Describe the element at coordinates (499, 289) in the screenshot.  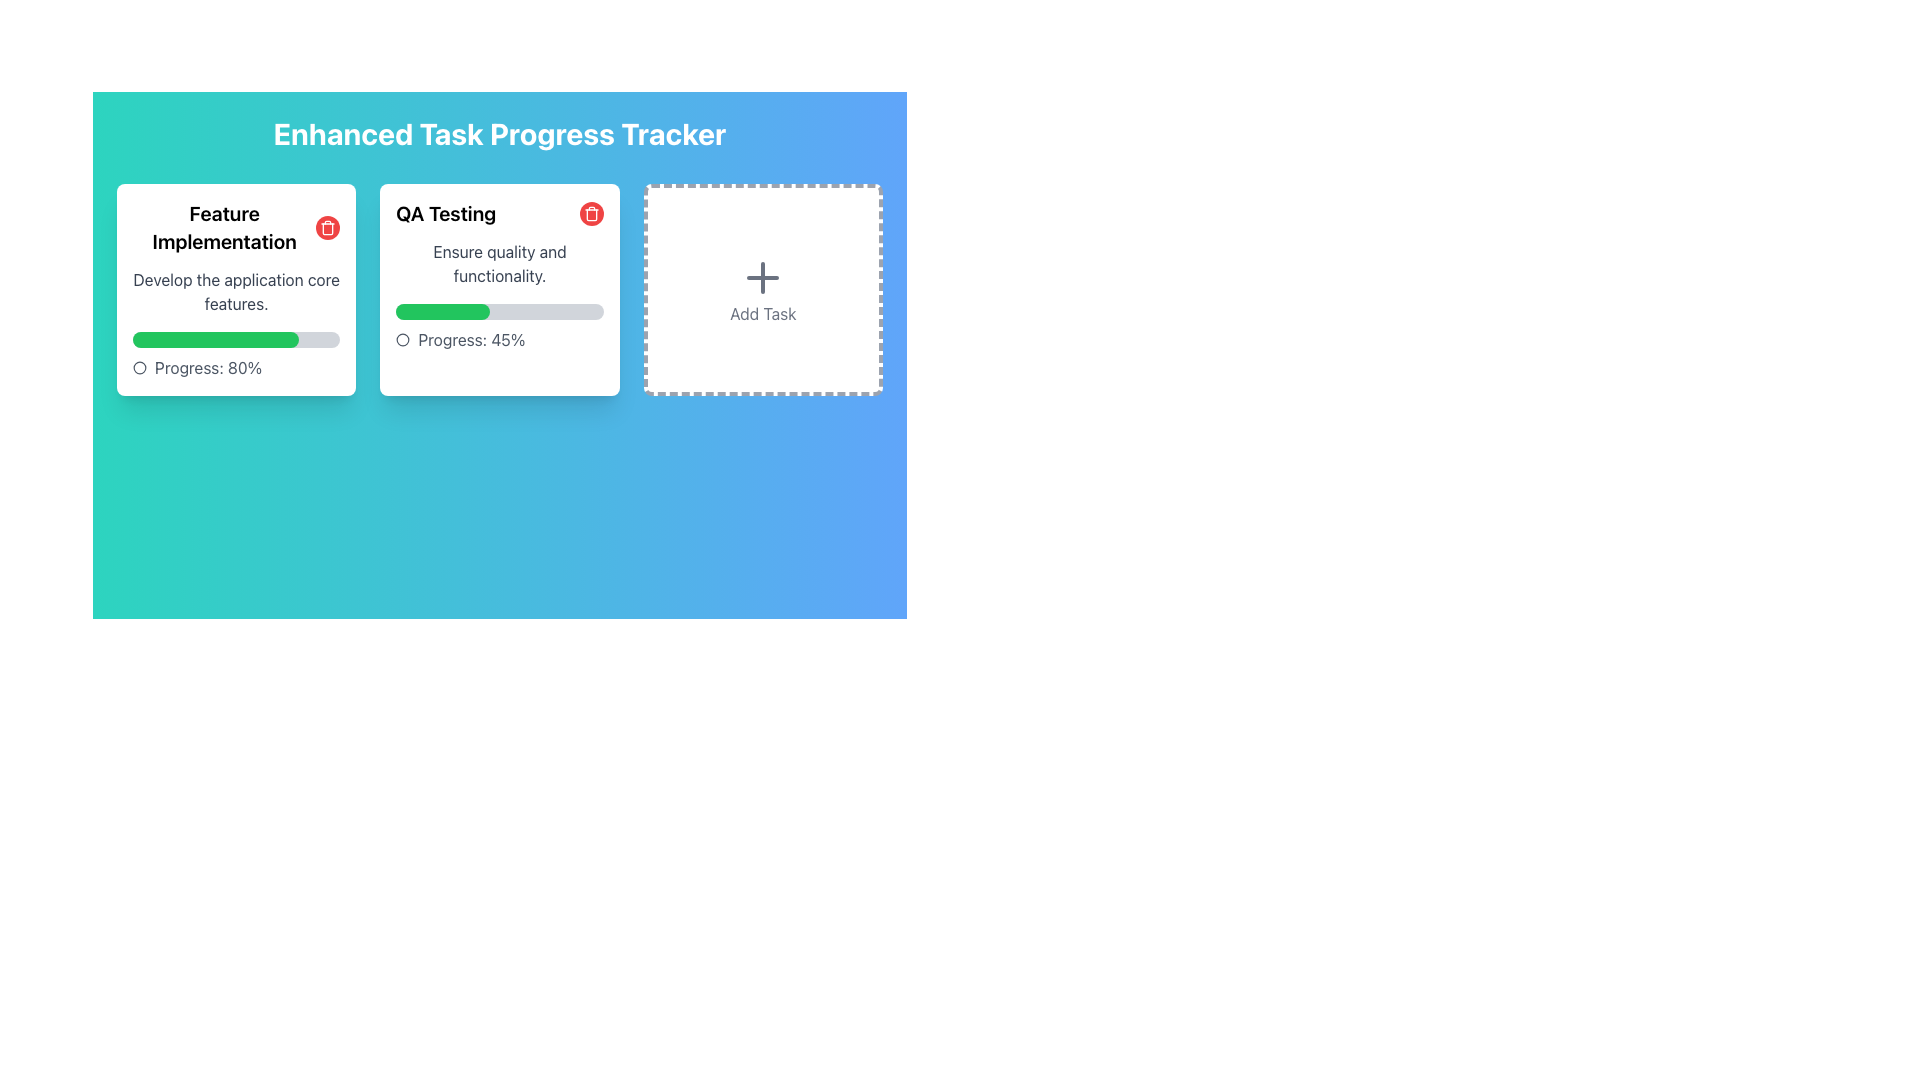
I see `the Information Card titled 'QA Testing', which has a white background, rounded corners, and a delete icon in the top-right corner` at that location.